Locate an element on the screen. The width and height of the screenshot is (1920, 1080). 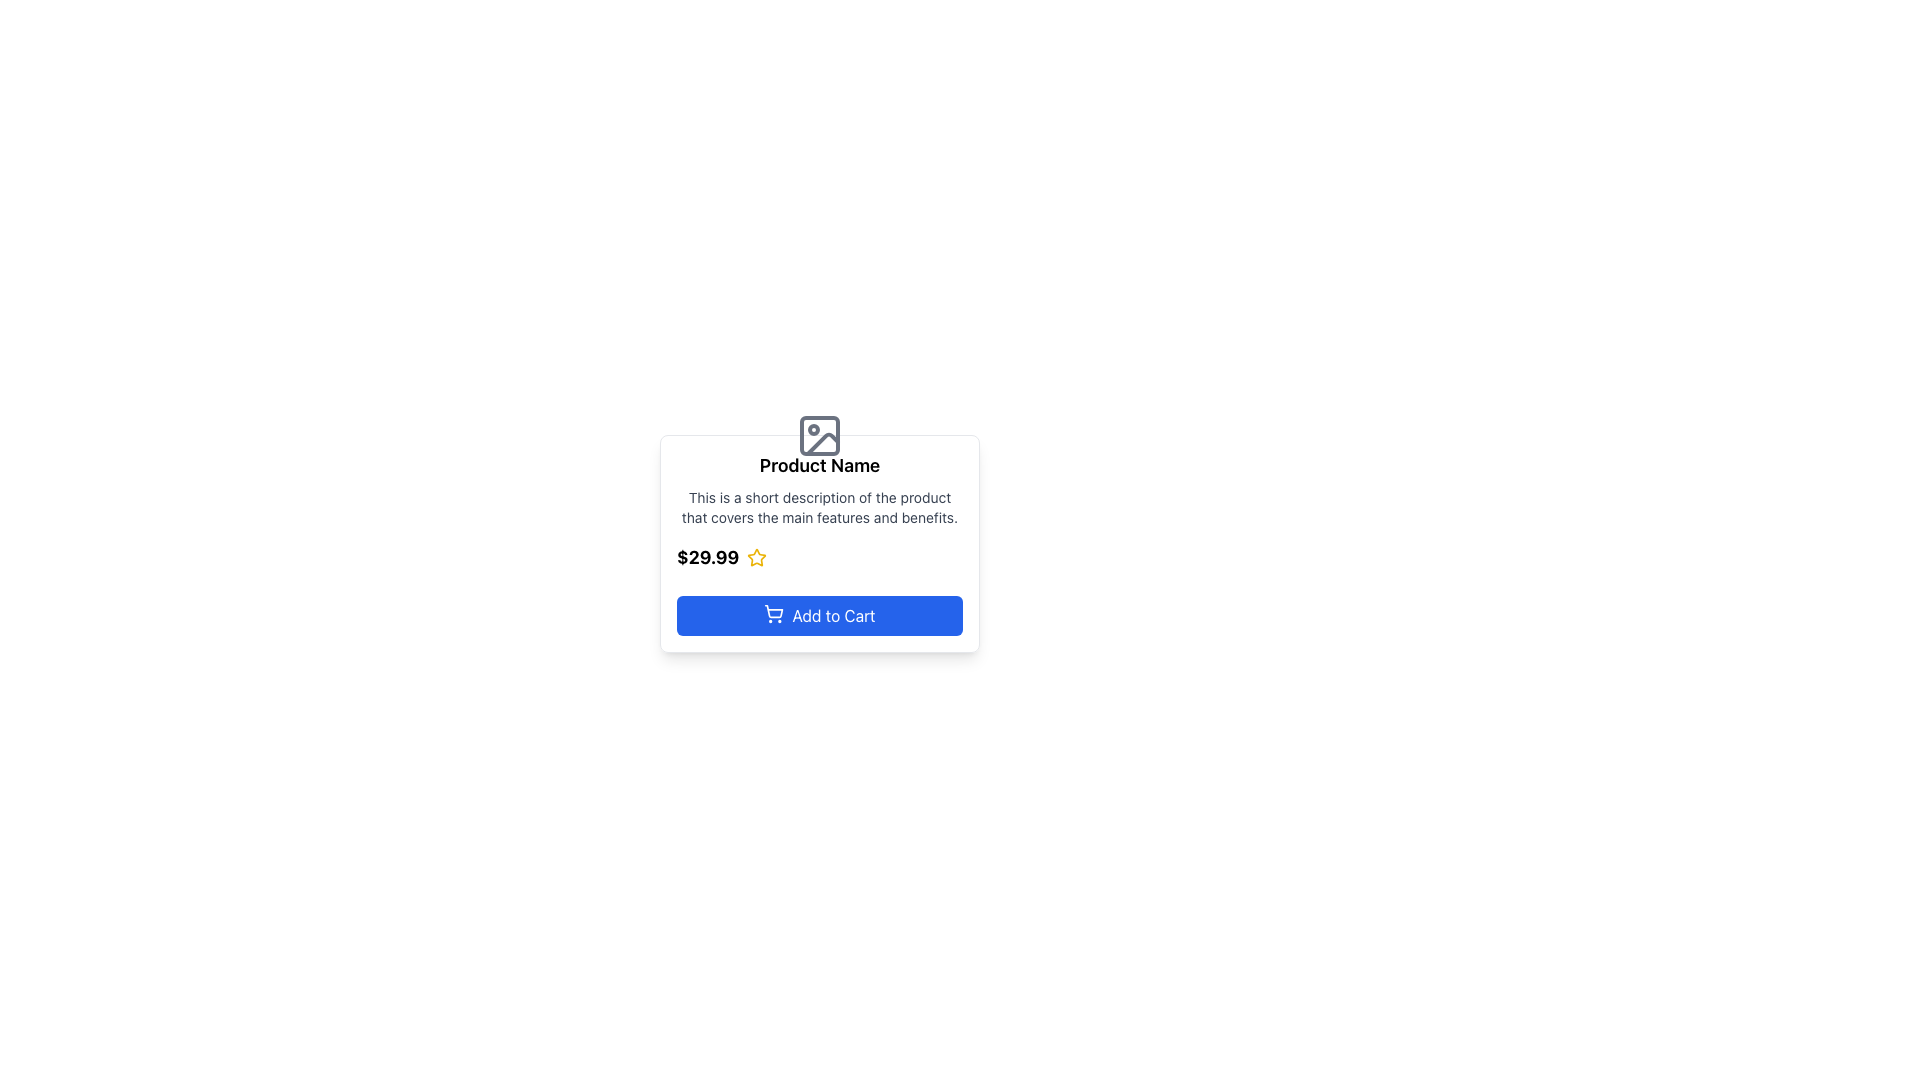
the slanted line vector graphic that resembles an image or photo content icon, located in the lower right corner of the image placeholder's bounding box is located at coordinates (822, 442).